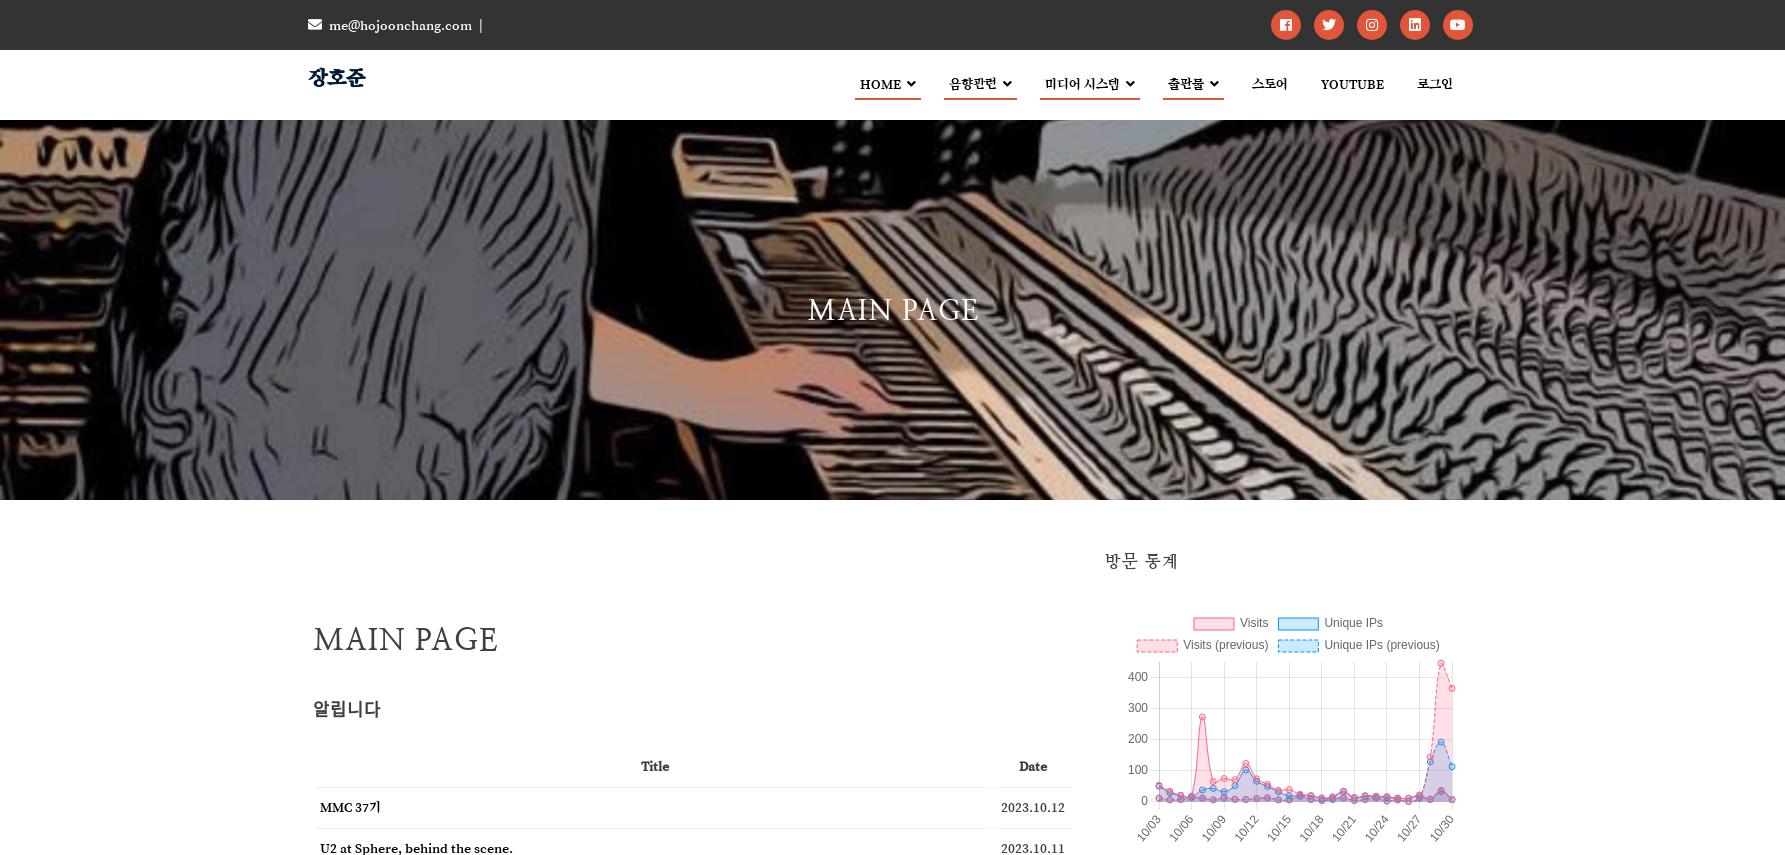 The image size is (1785, 855). What do you see at coordinates (639, 763) in the screenshot?
I see `'Title'` at bounding box center [639, 763].